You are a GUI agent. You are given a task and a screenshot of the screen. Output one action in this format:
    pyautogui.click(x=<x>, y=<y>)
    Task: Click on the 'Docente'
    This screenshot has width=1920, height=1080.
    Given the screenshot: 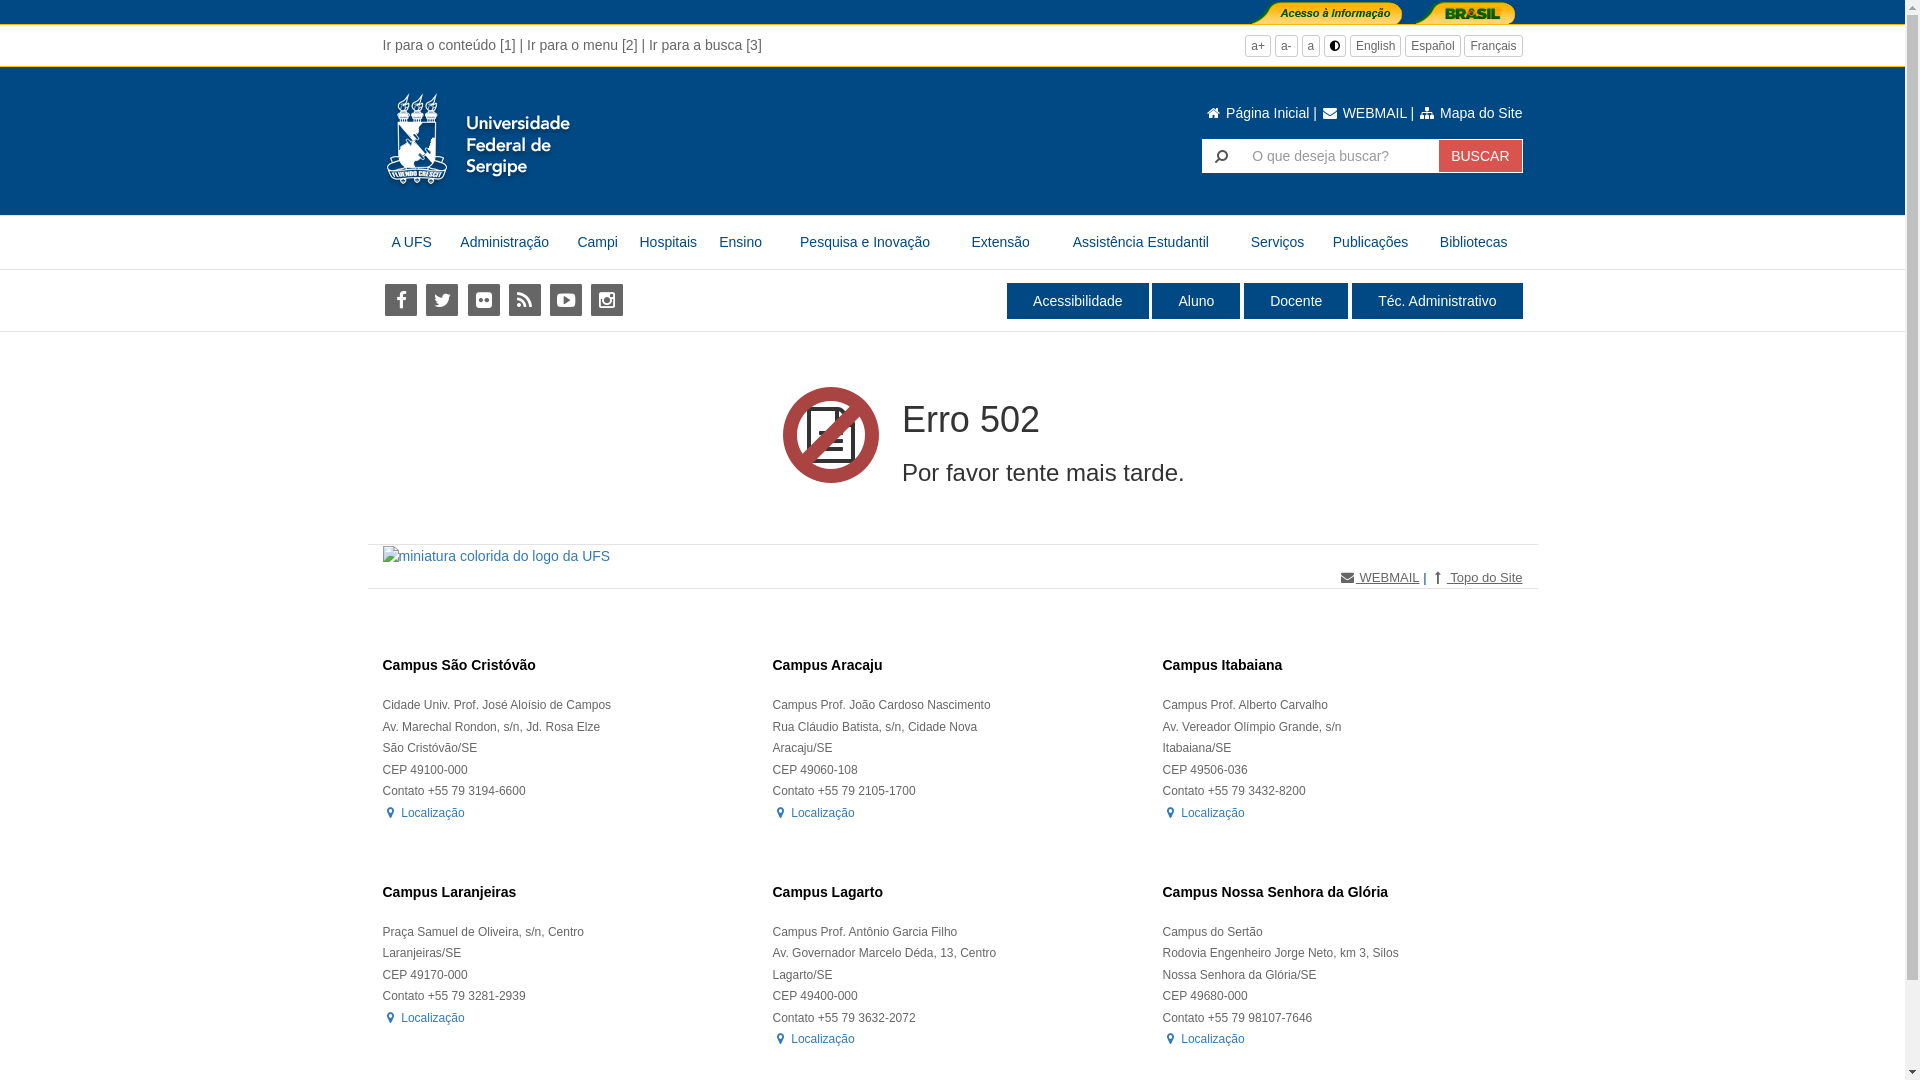 What is the action you would take?
    pyautogui.click(x=1296, y=300)
    